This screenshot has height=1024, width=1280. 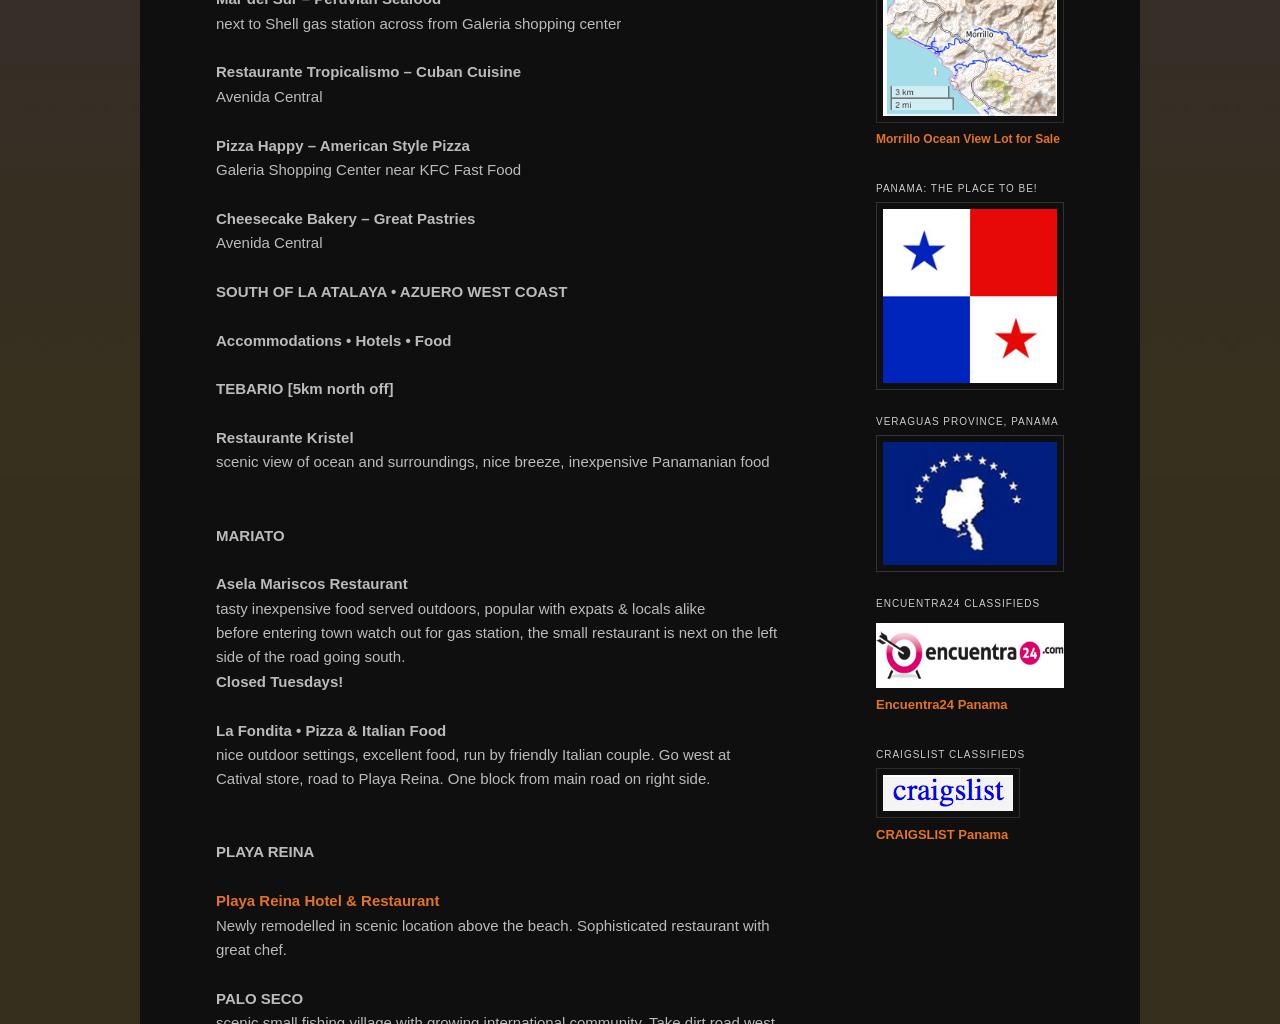 What do you see at coordinates (327, 899) in the screenshot?
I see `'Playa Reina Hotel & Restaurant'` at bounding box center [327, 899].